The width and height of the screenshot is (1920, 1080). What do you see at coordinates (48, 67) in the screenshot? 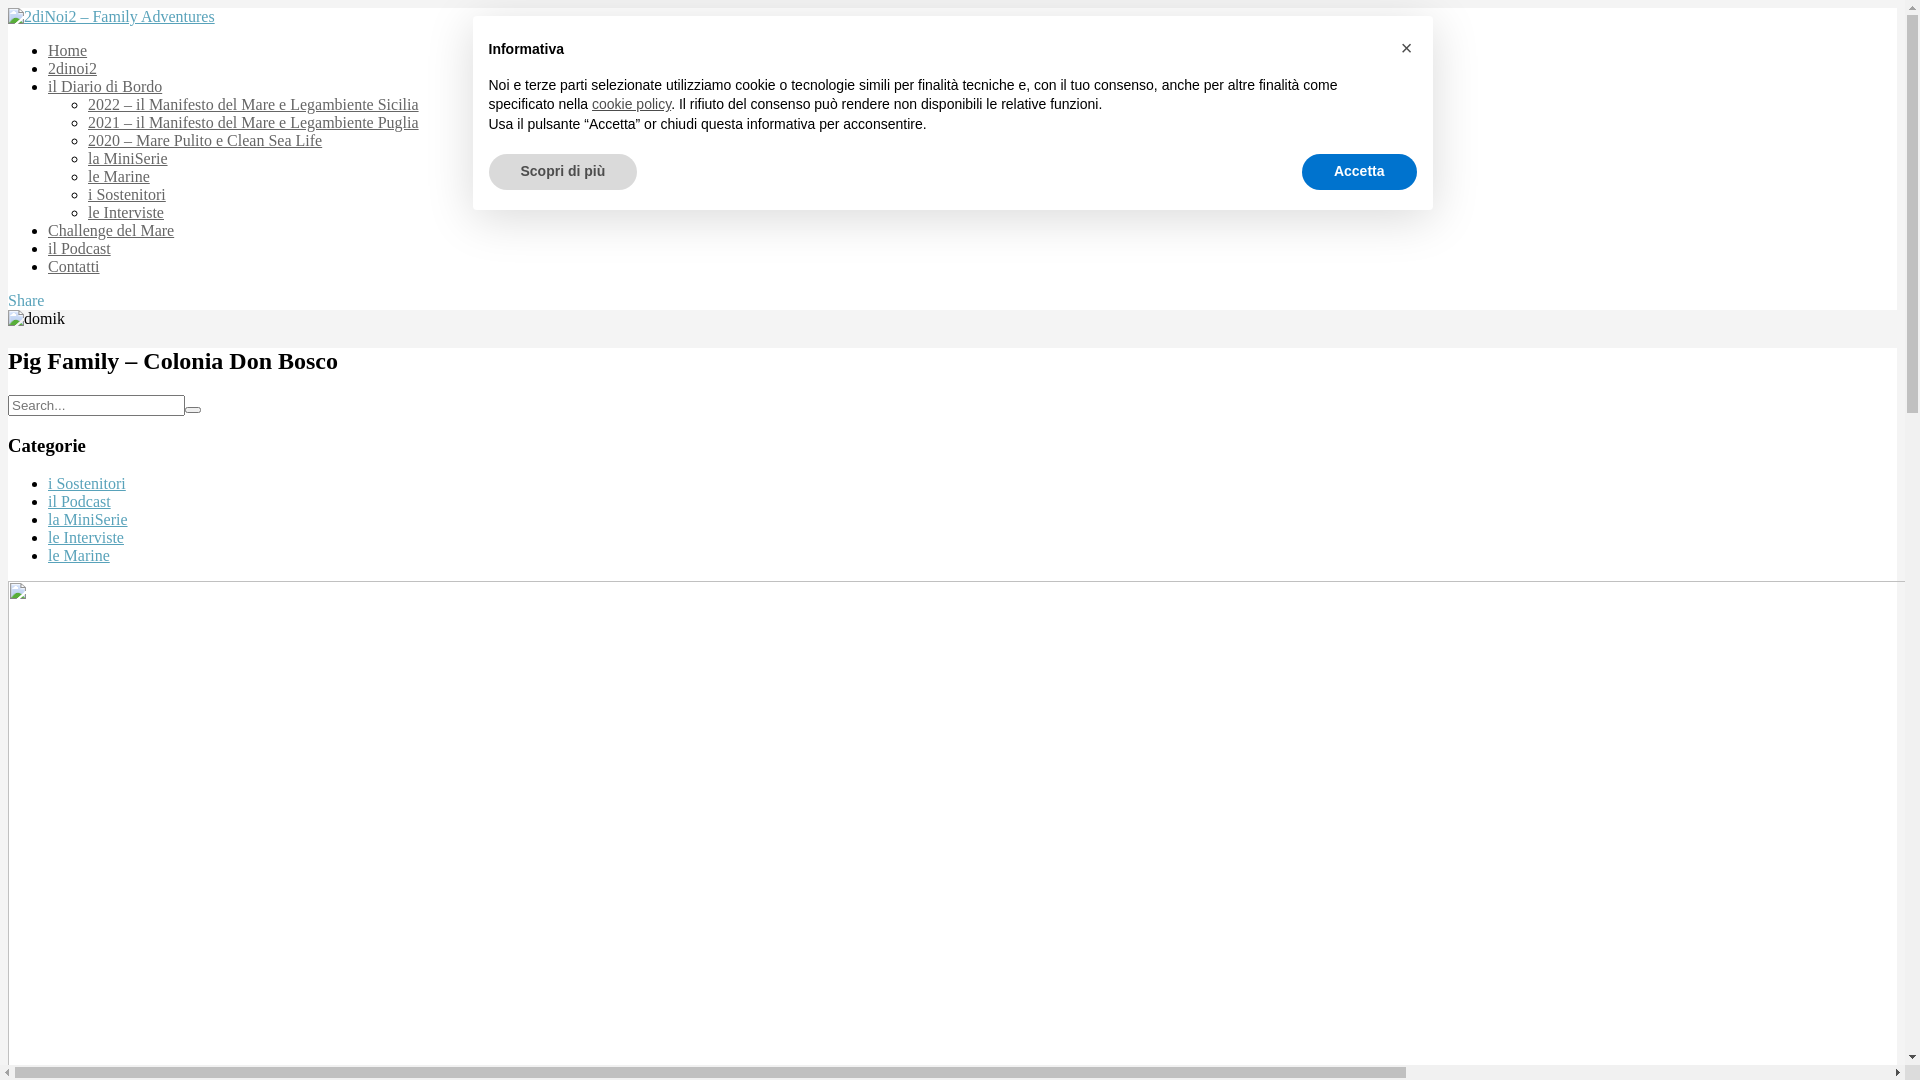
I see `'2dinoi2'` at bounding box center [48, 67].